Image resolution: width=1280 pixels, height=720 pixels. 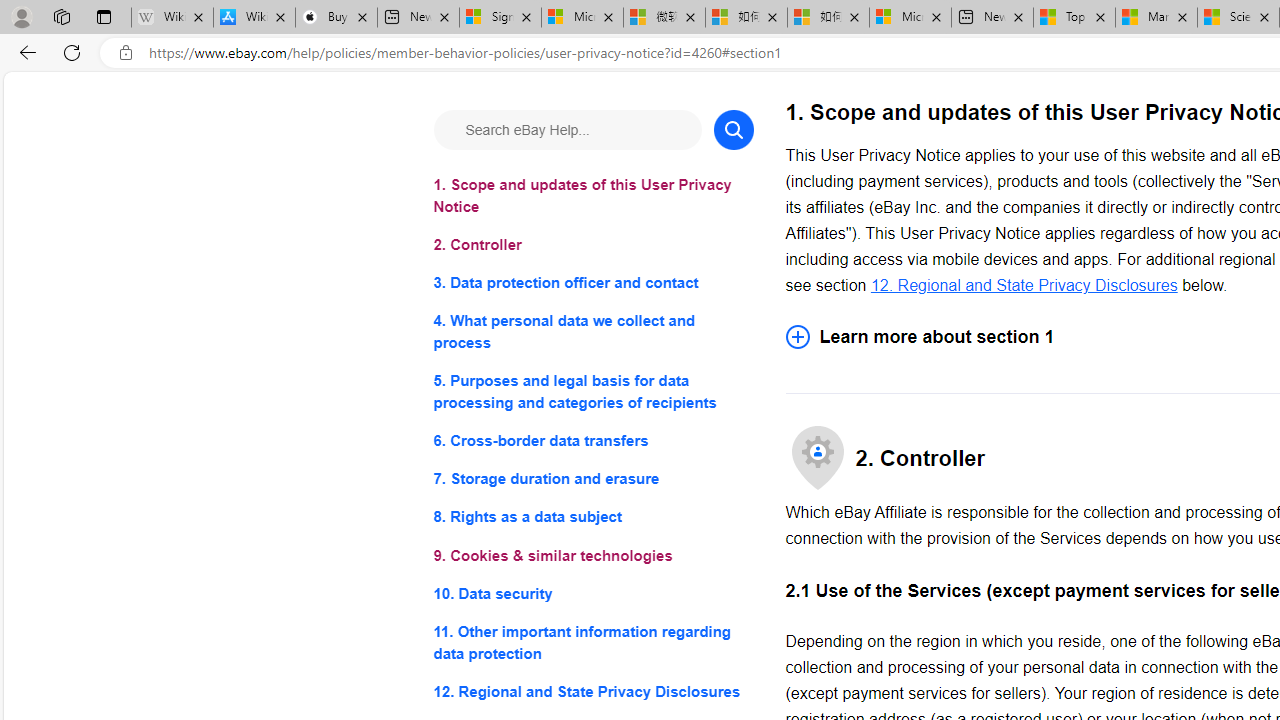 What do you see at coordinates (336, 17) in the screenshot?
I see `'Buy iPad - Apple'` at bounding box center [336, 17].